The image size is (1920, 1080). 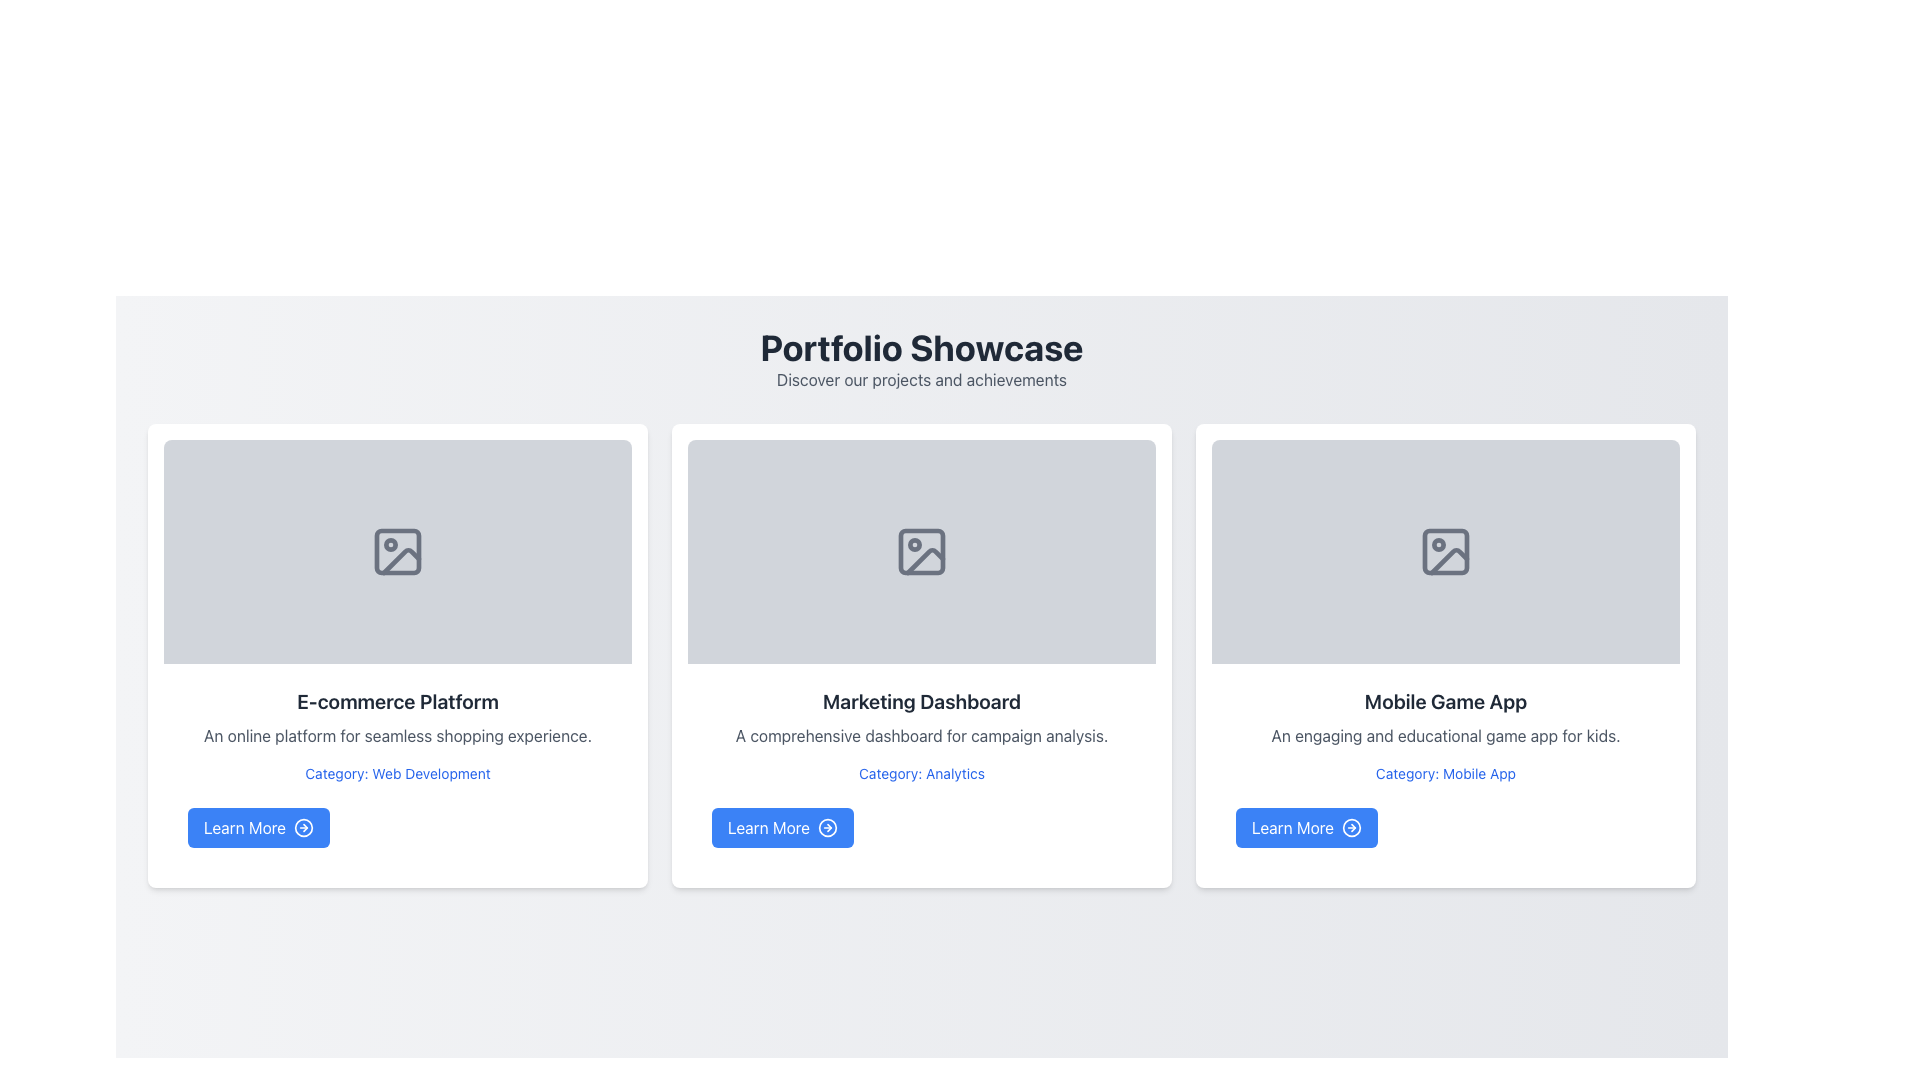 What do you see at coordinates (920, 380) in the screenshot?
I see `the descriptive Text label located below the 'Portfolio Showcase' heading, which provides information about the section's purpose` at bounding box center [920, 380].